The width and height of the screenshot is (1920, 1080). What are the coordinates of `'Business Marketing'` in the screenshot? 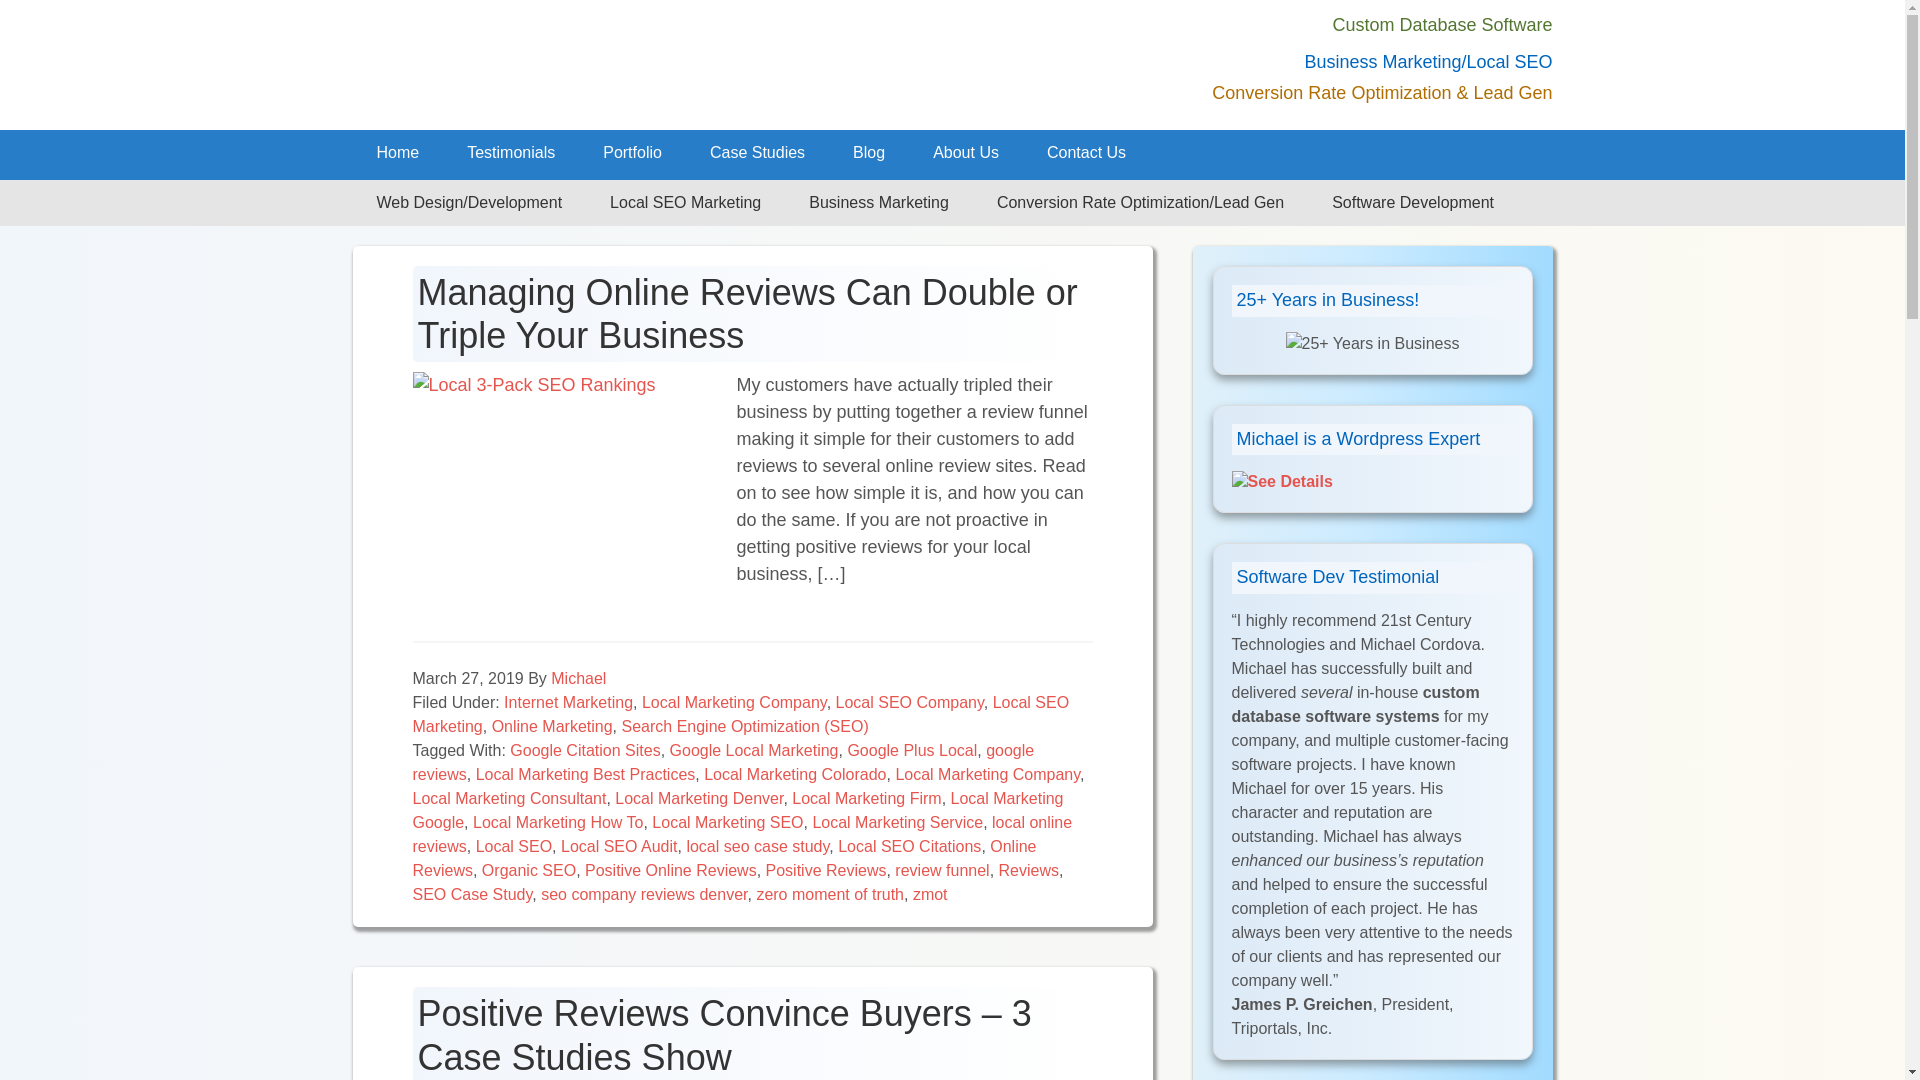 It's located at (878, 203).